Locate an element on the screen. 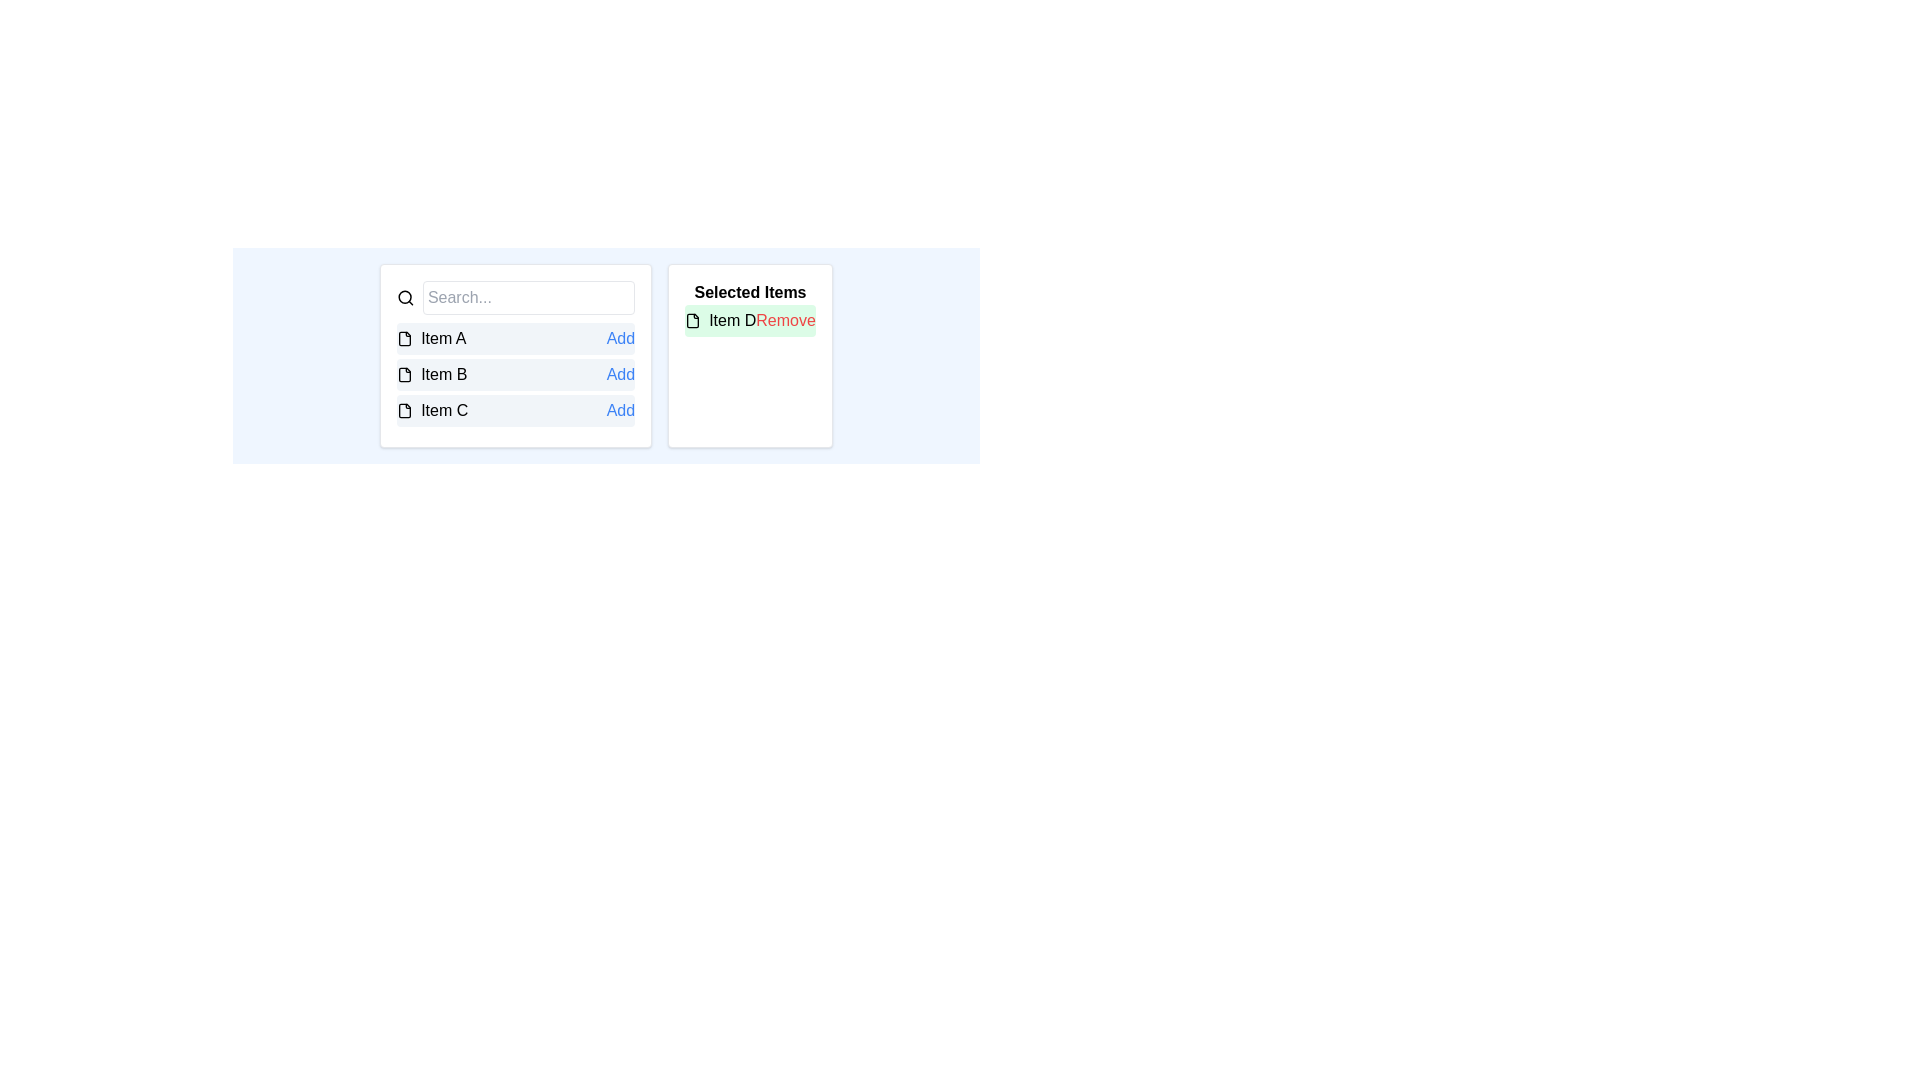 This screenshot has height=1080, width=1920. the 'Remove' button next to the 'Item D' text label within the 'Selected Items' card is located at coordinates (749, 319).